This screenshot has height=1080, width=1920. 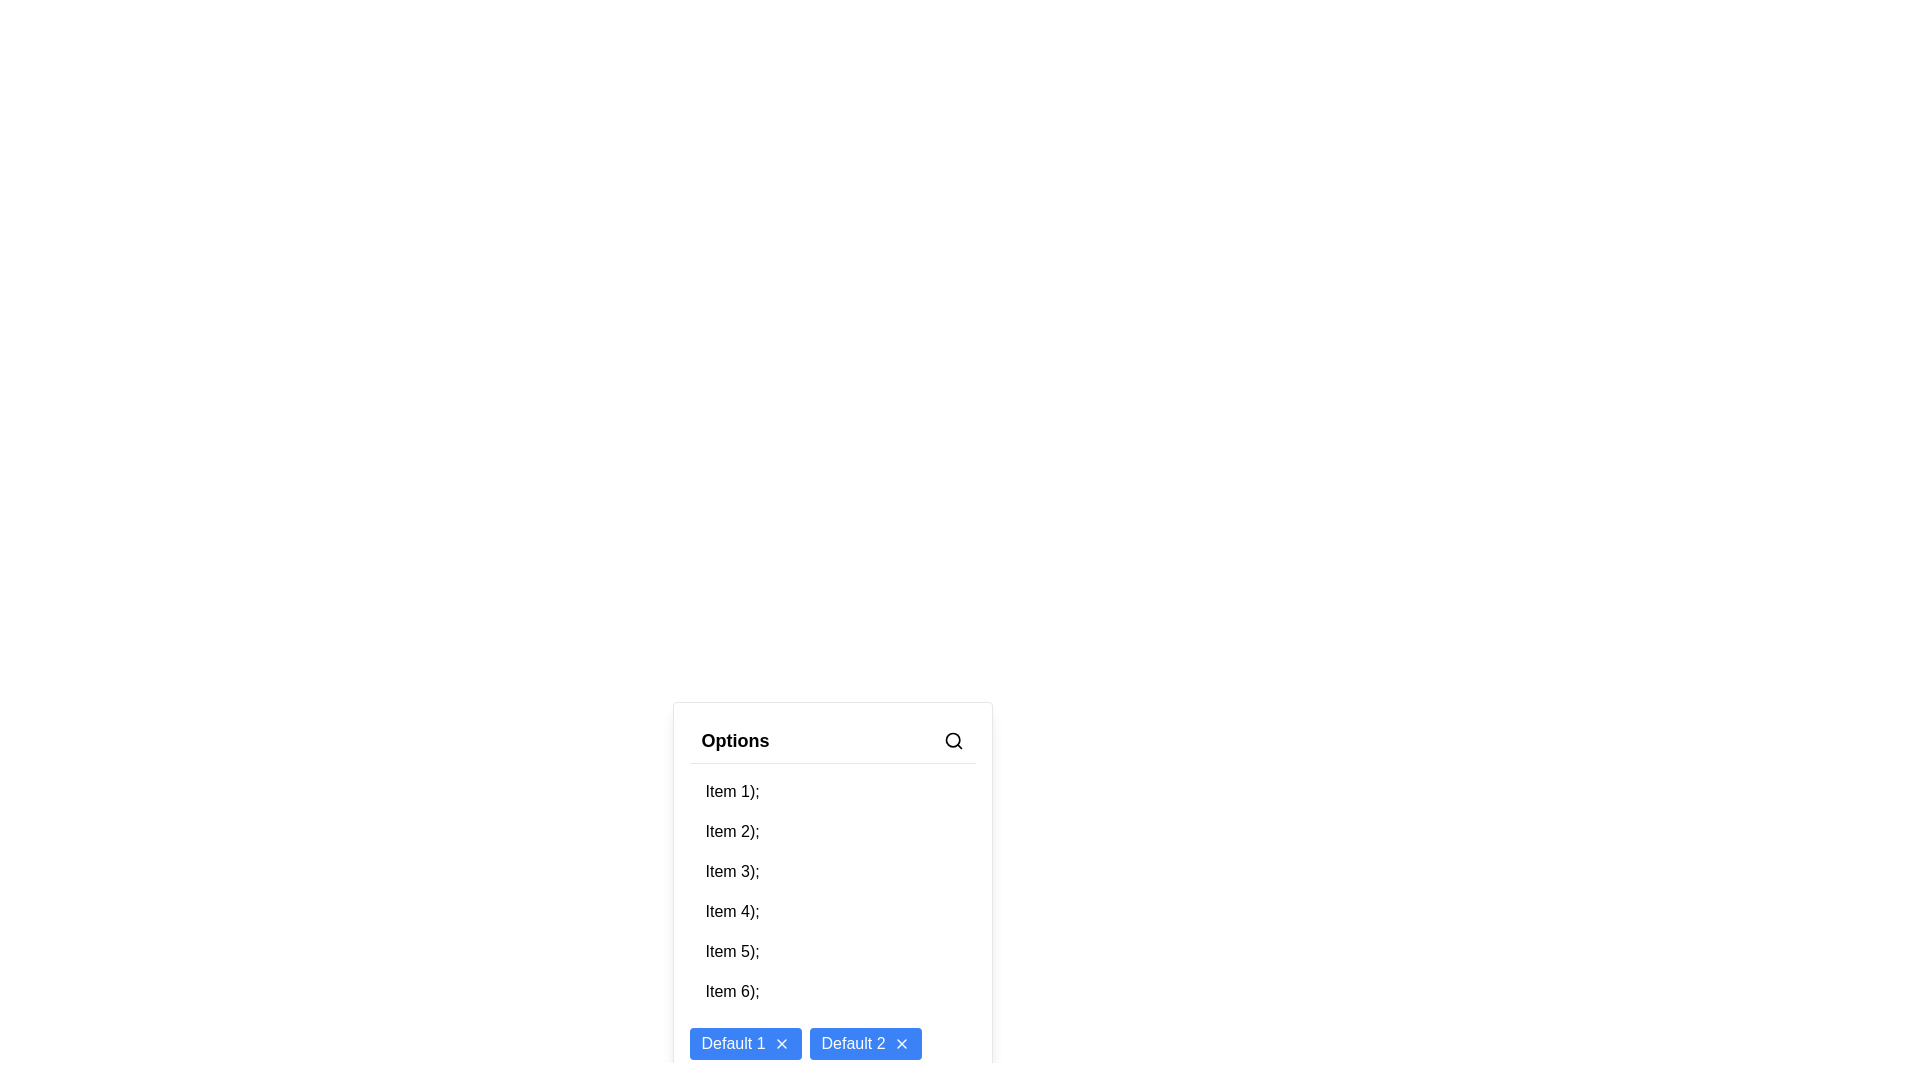 I want to click on the fifth item in the list under the title 'Options', so click(x=832, y=951).